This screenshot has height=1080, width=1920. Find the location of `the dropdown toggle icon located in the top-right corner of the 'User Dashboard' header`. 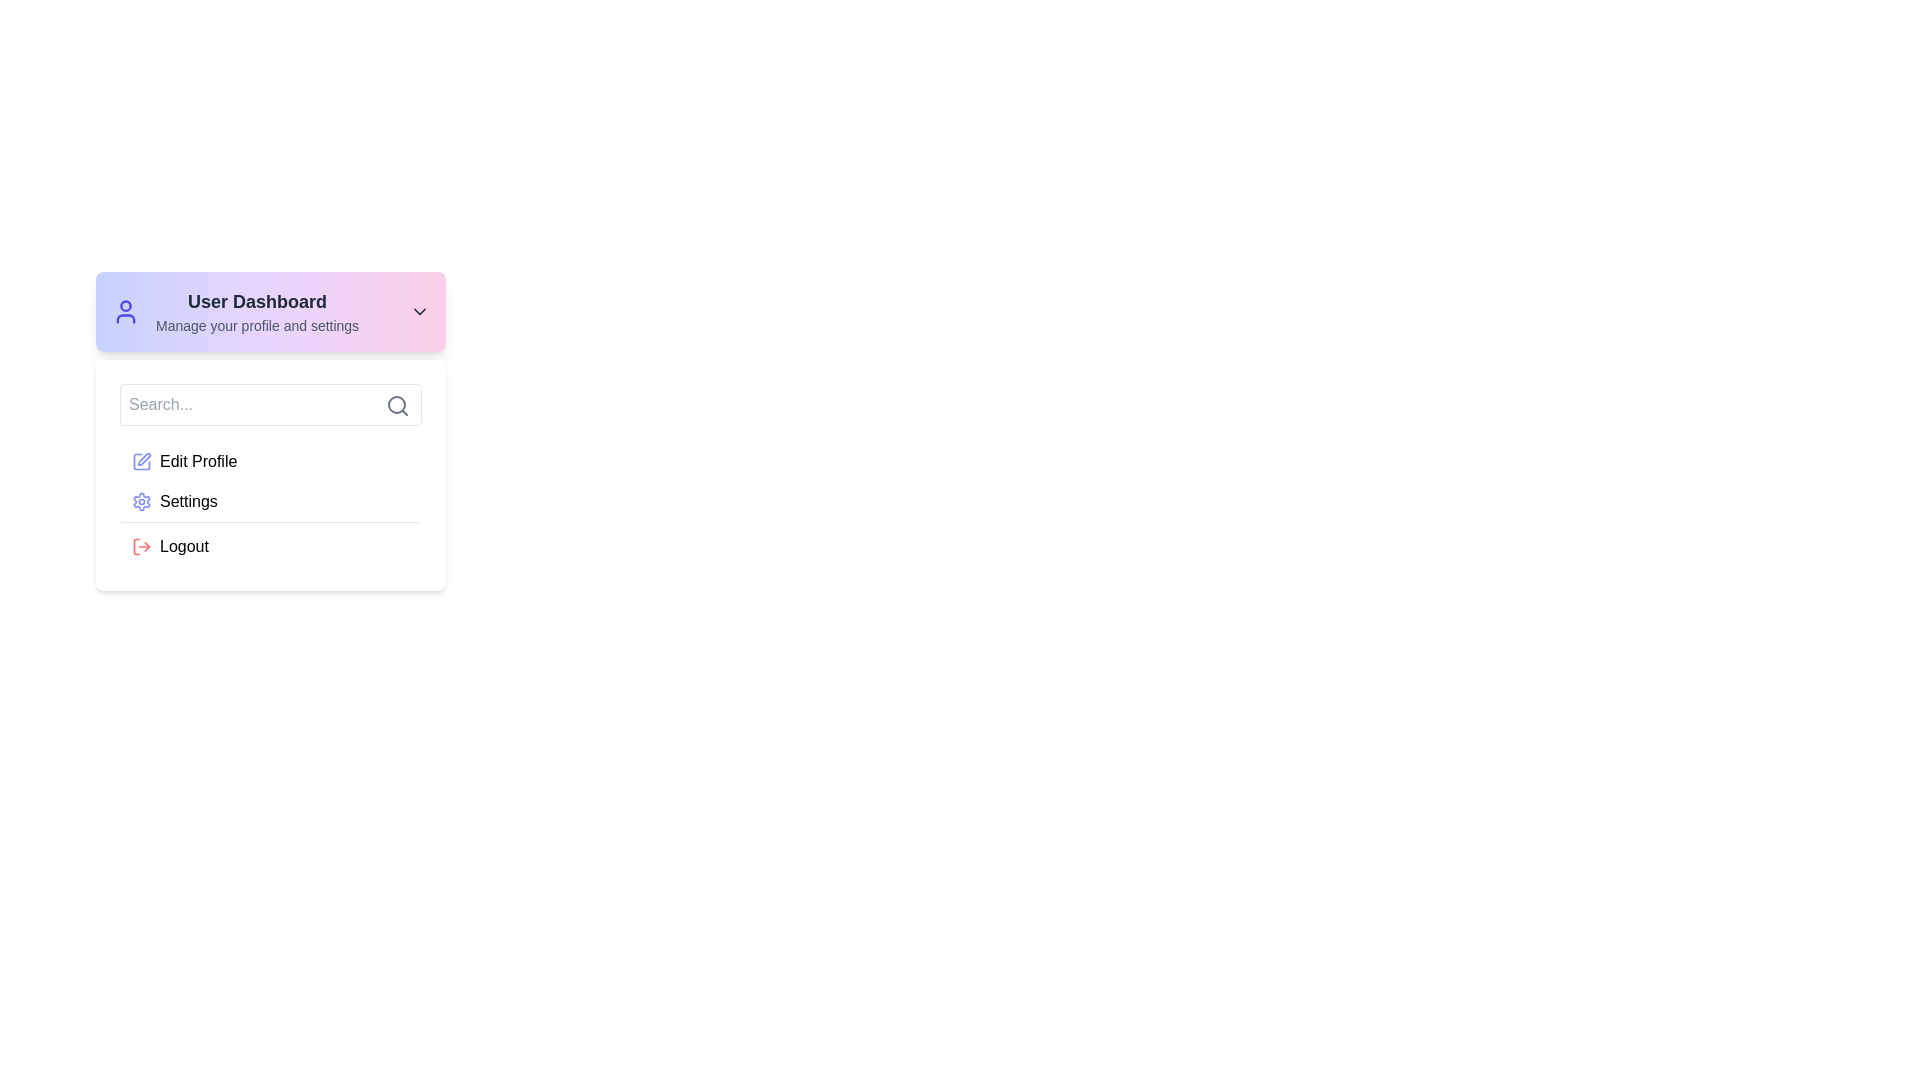

the dropdown toggle icon located in the top-right corner of the 'User Dashboard' header is located at coordinates (419, 312).